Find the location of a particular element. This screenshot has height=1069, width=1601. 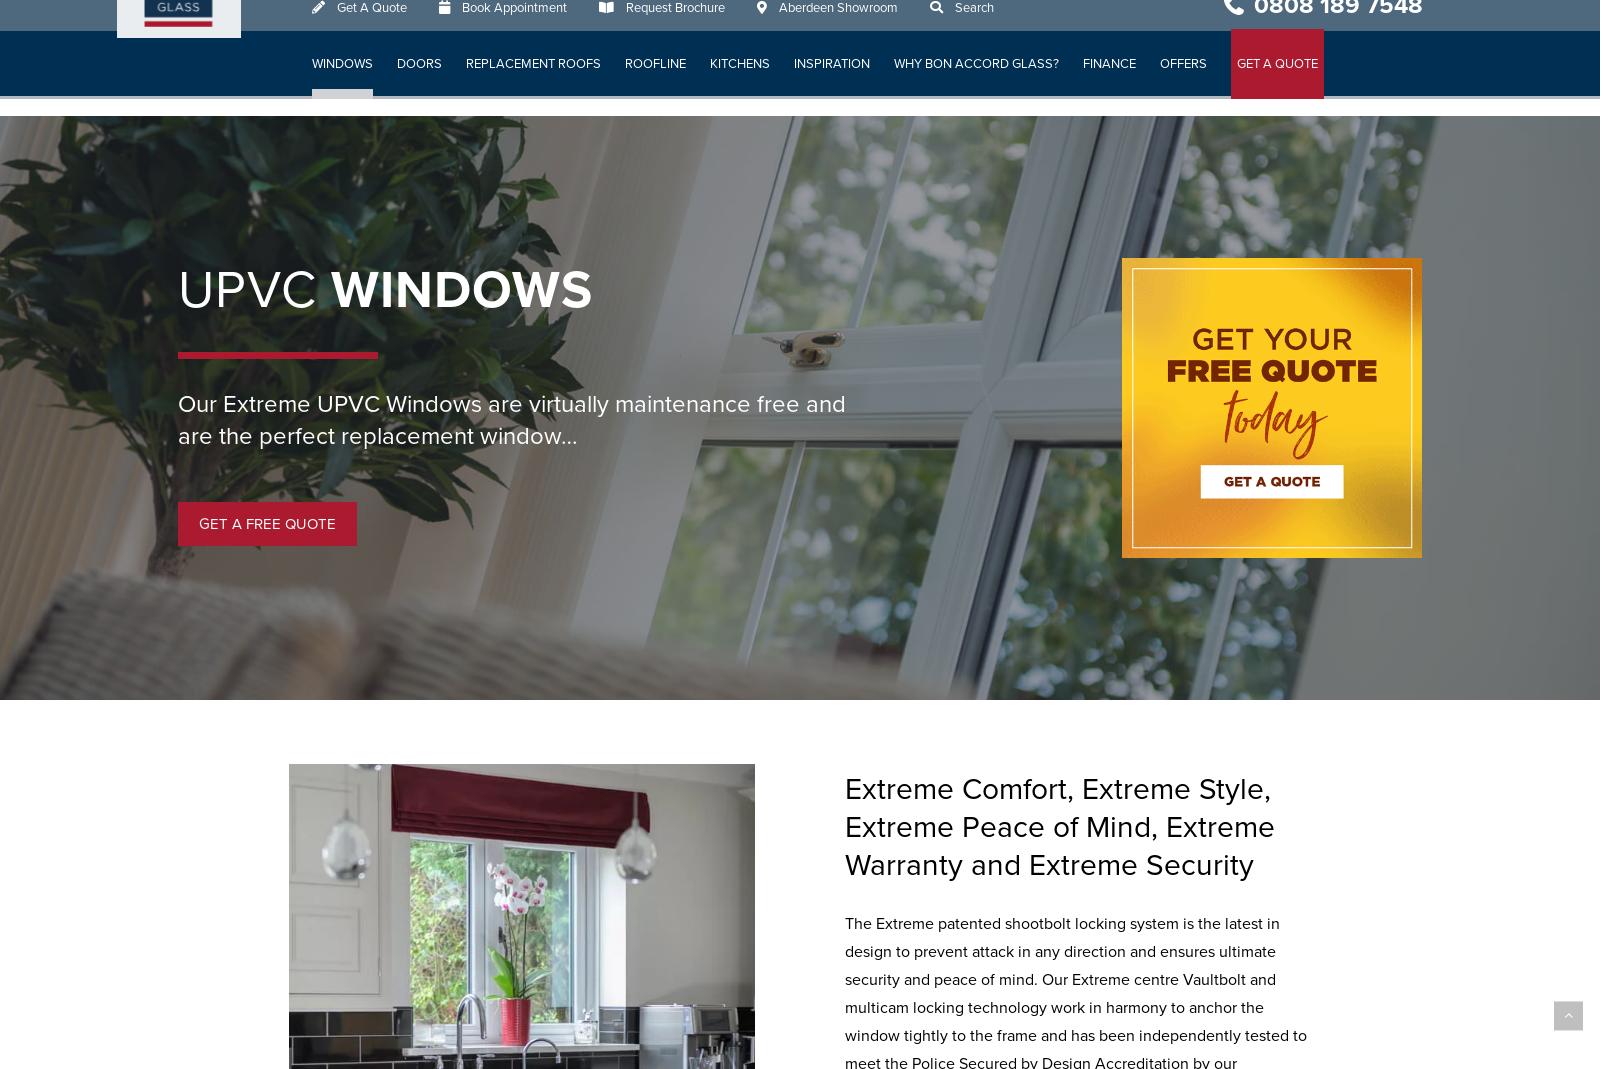

'Search' is located at coordinates (974, 23).